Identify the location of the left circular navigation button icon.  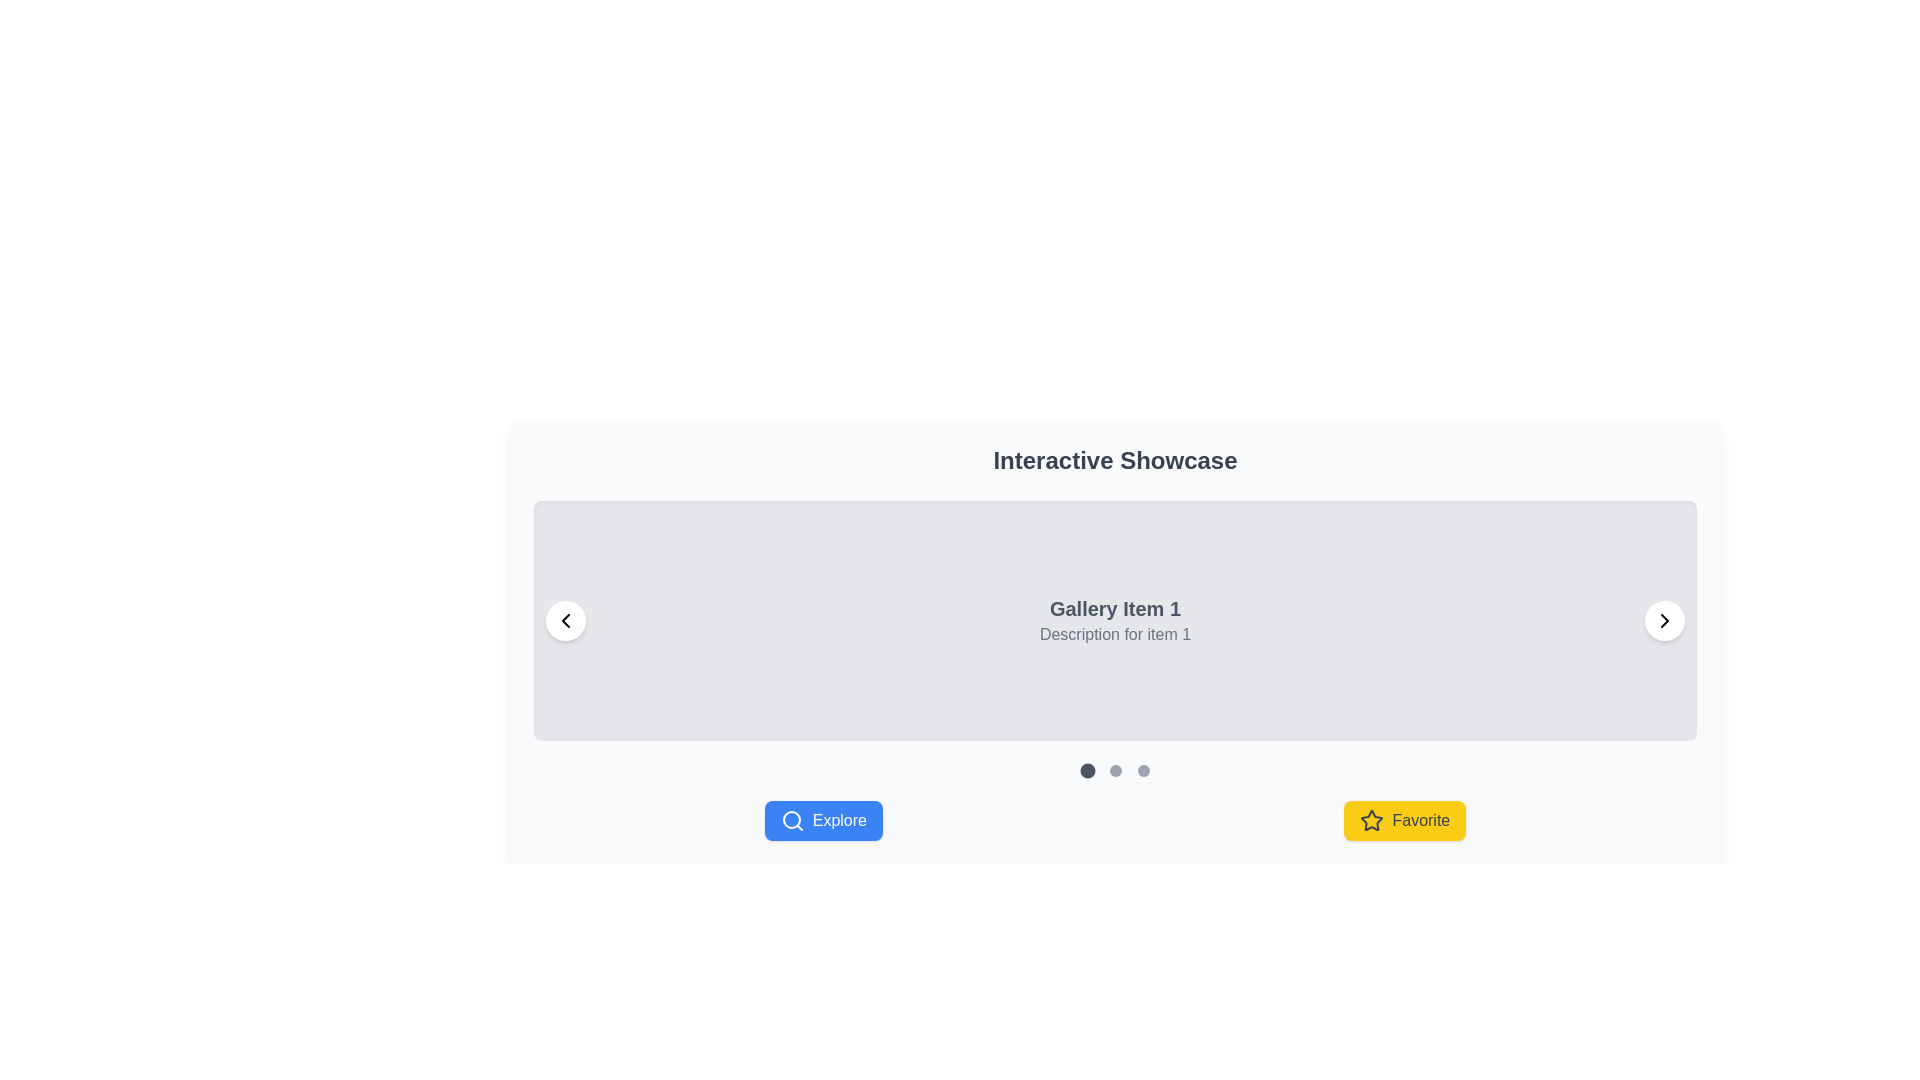
(565, 620).